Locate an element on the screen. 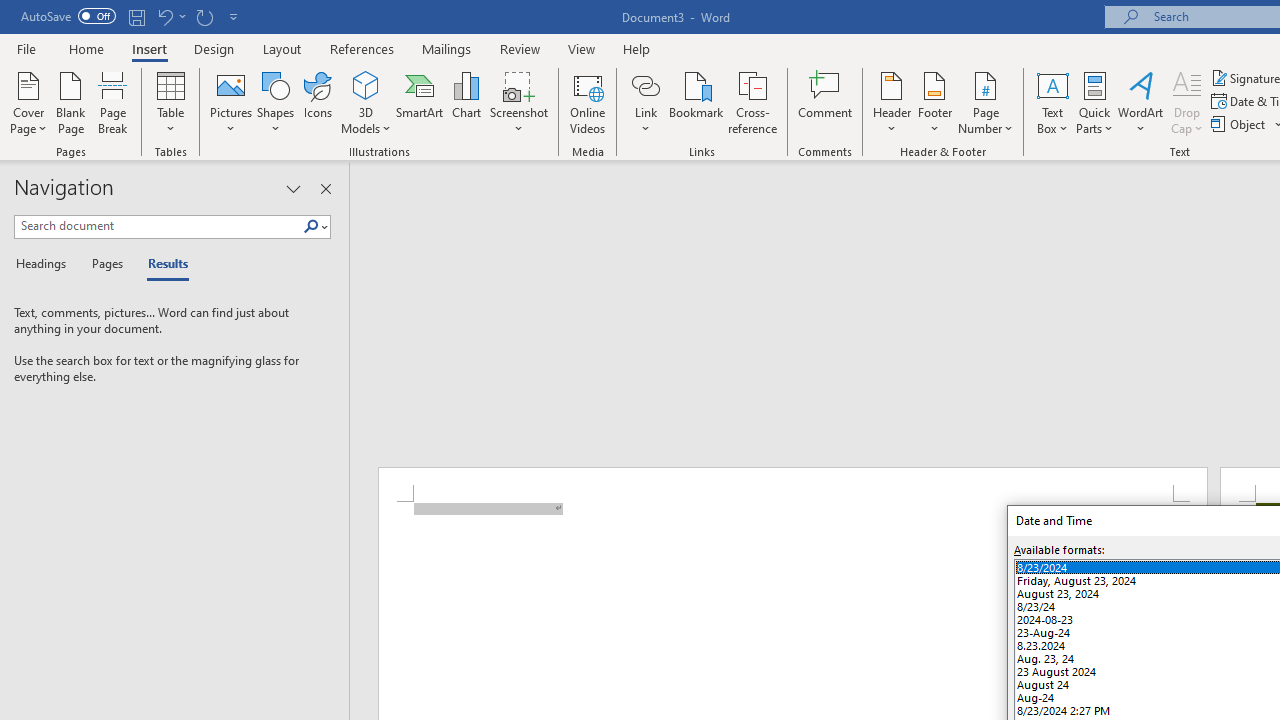 This screenshot has width=1280, height=720. 'Pictures' is located at coordinates (231, 103).